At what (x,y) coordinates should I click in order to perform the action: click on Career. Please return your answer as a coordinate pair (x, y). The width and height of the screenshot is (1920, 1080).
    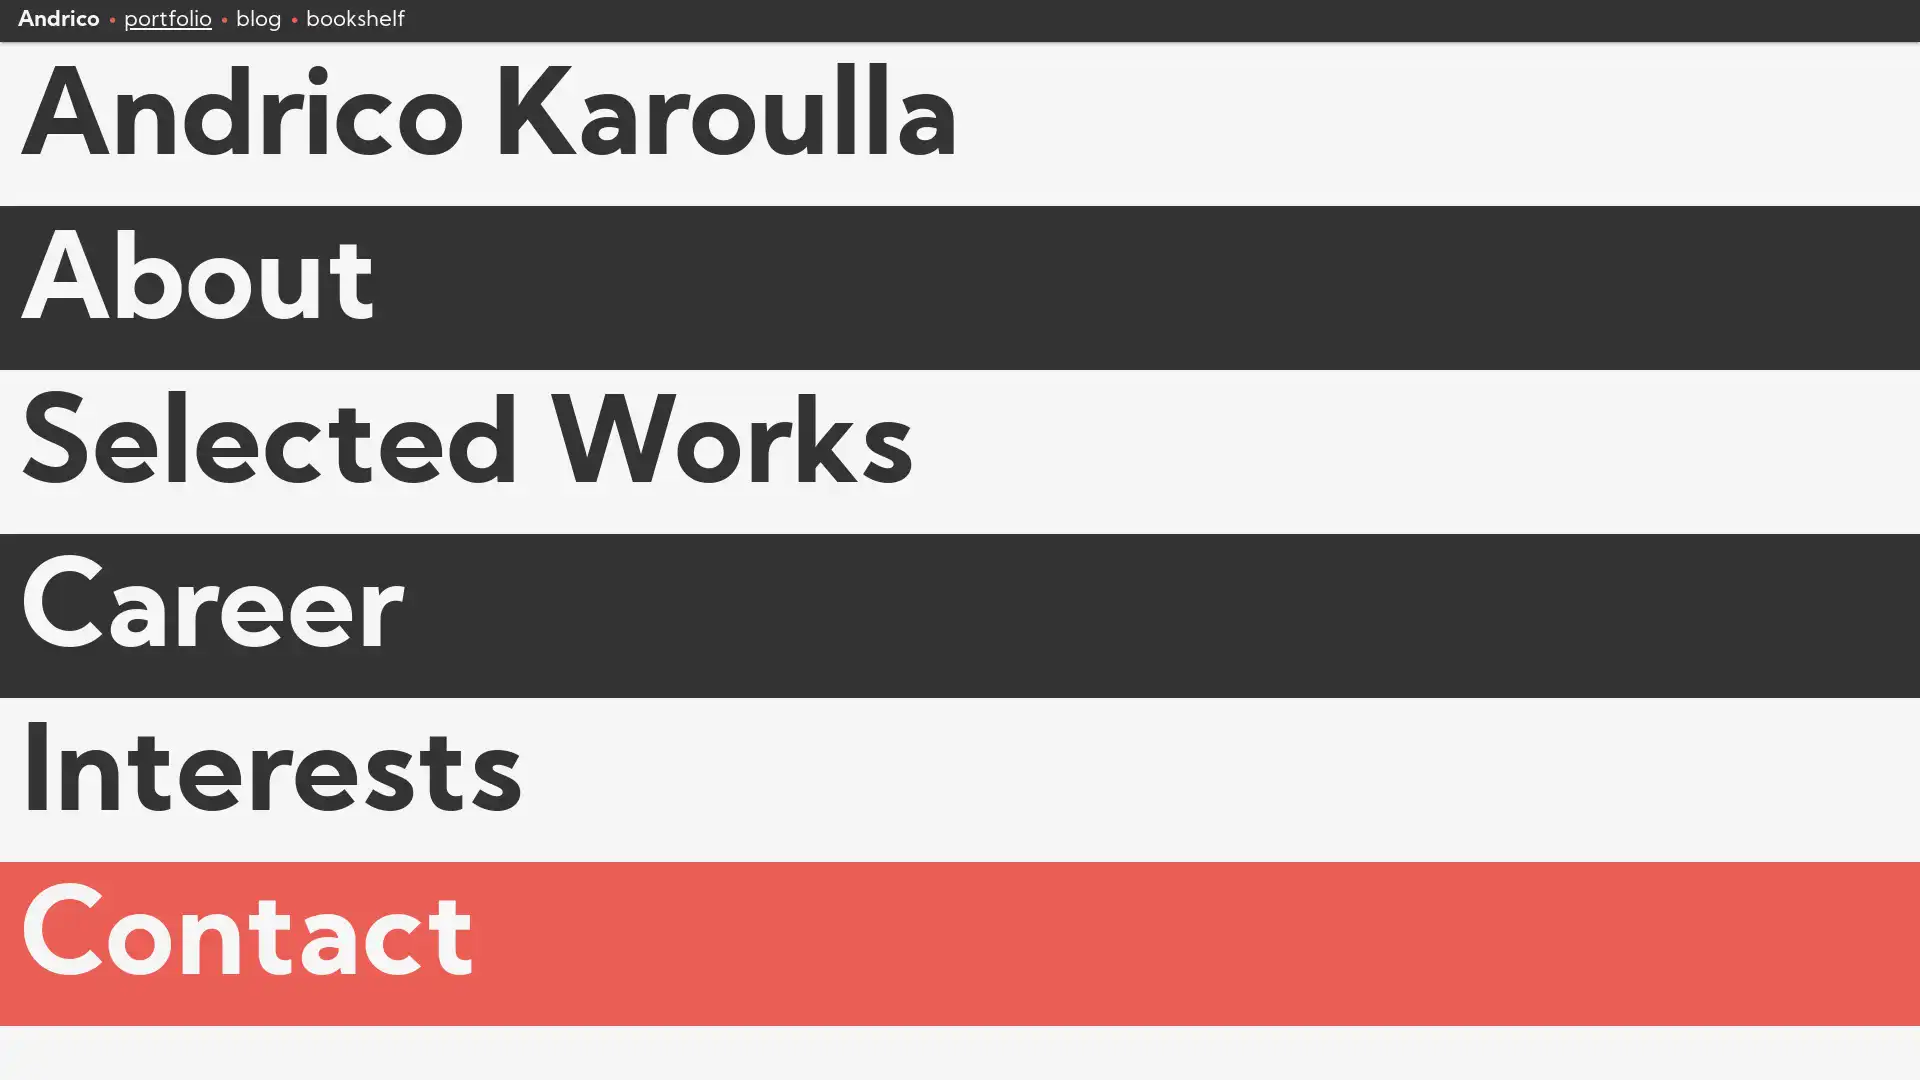
    Looking at the image, I should click on (896, 615).